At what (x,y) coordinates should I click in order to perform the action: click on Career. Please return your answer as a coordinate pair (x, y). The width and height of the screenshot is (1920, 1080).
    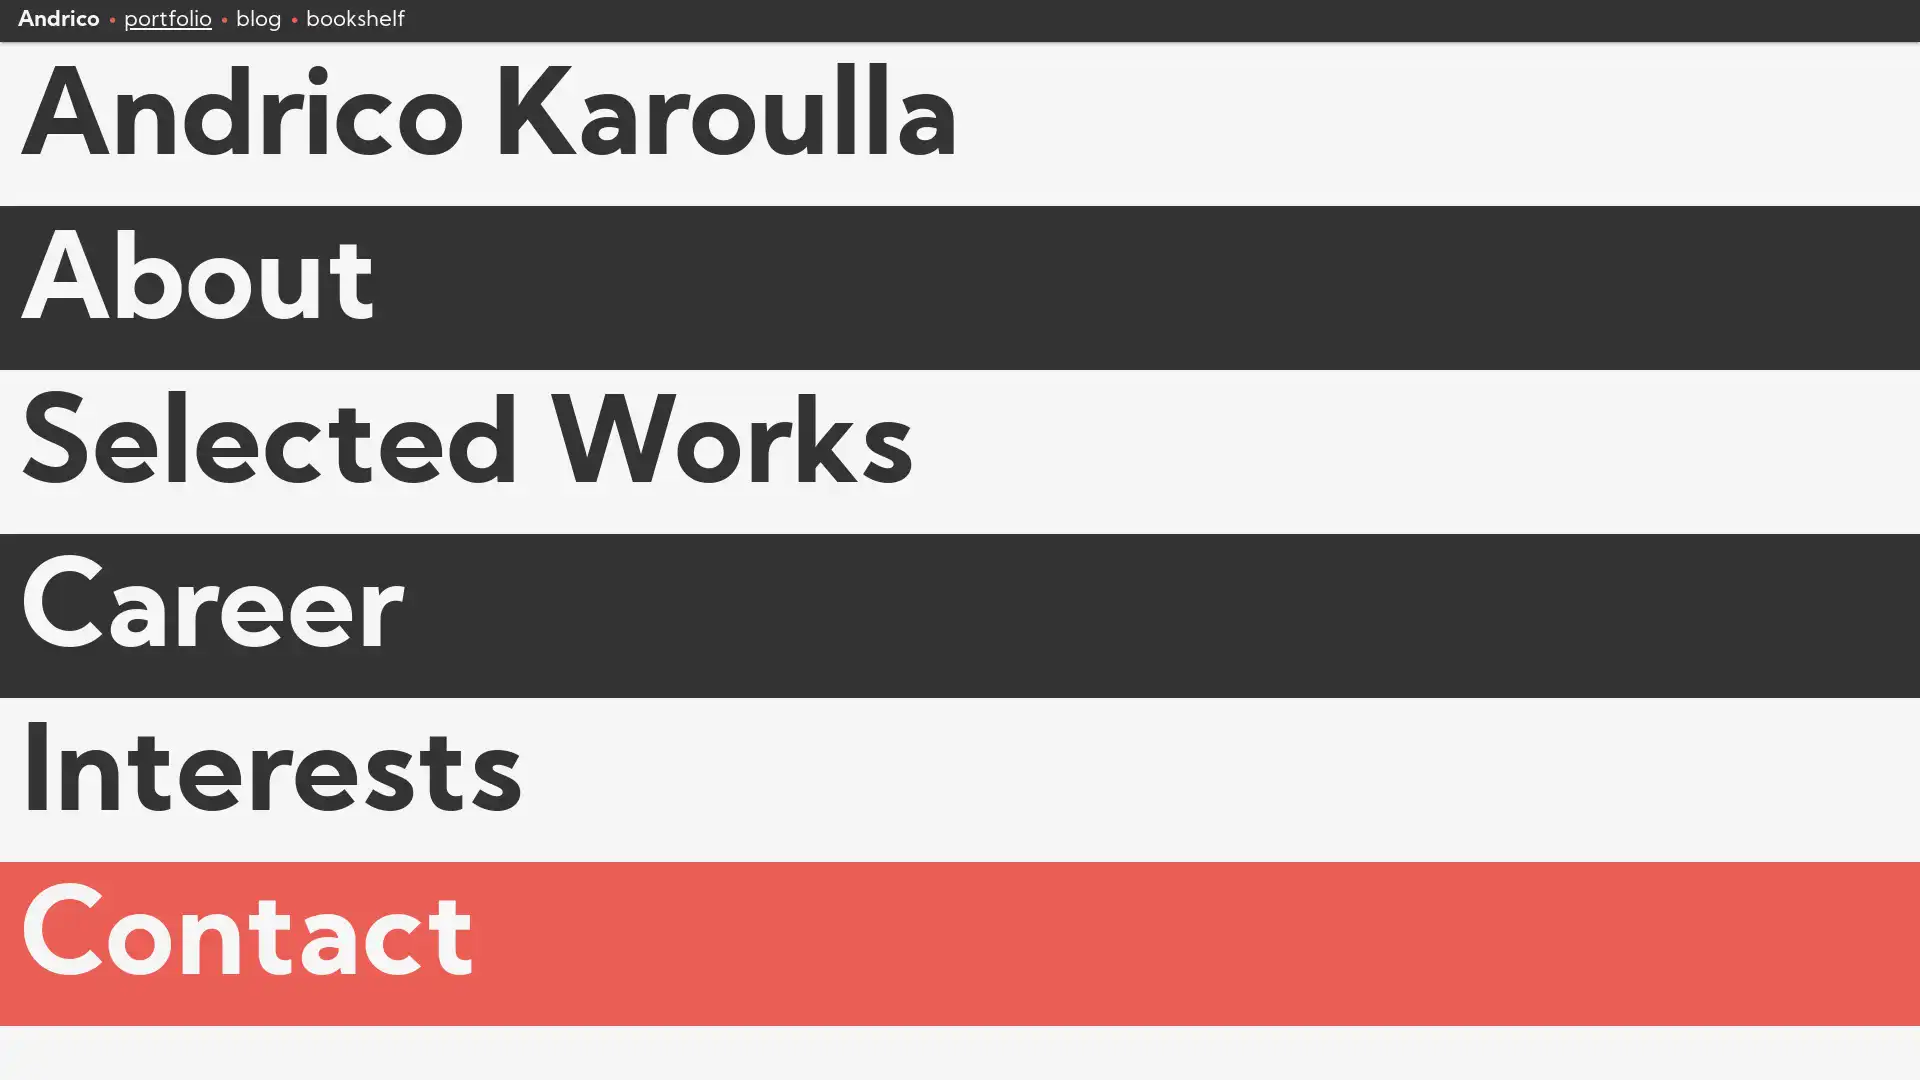
    Looking at the image, I should click on (896, 615).